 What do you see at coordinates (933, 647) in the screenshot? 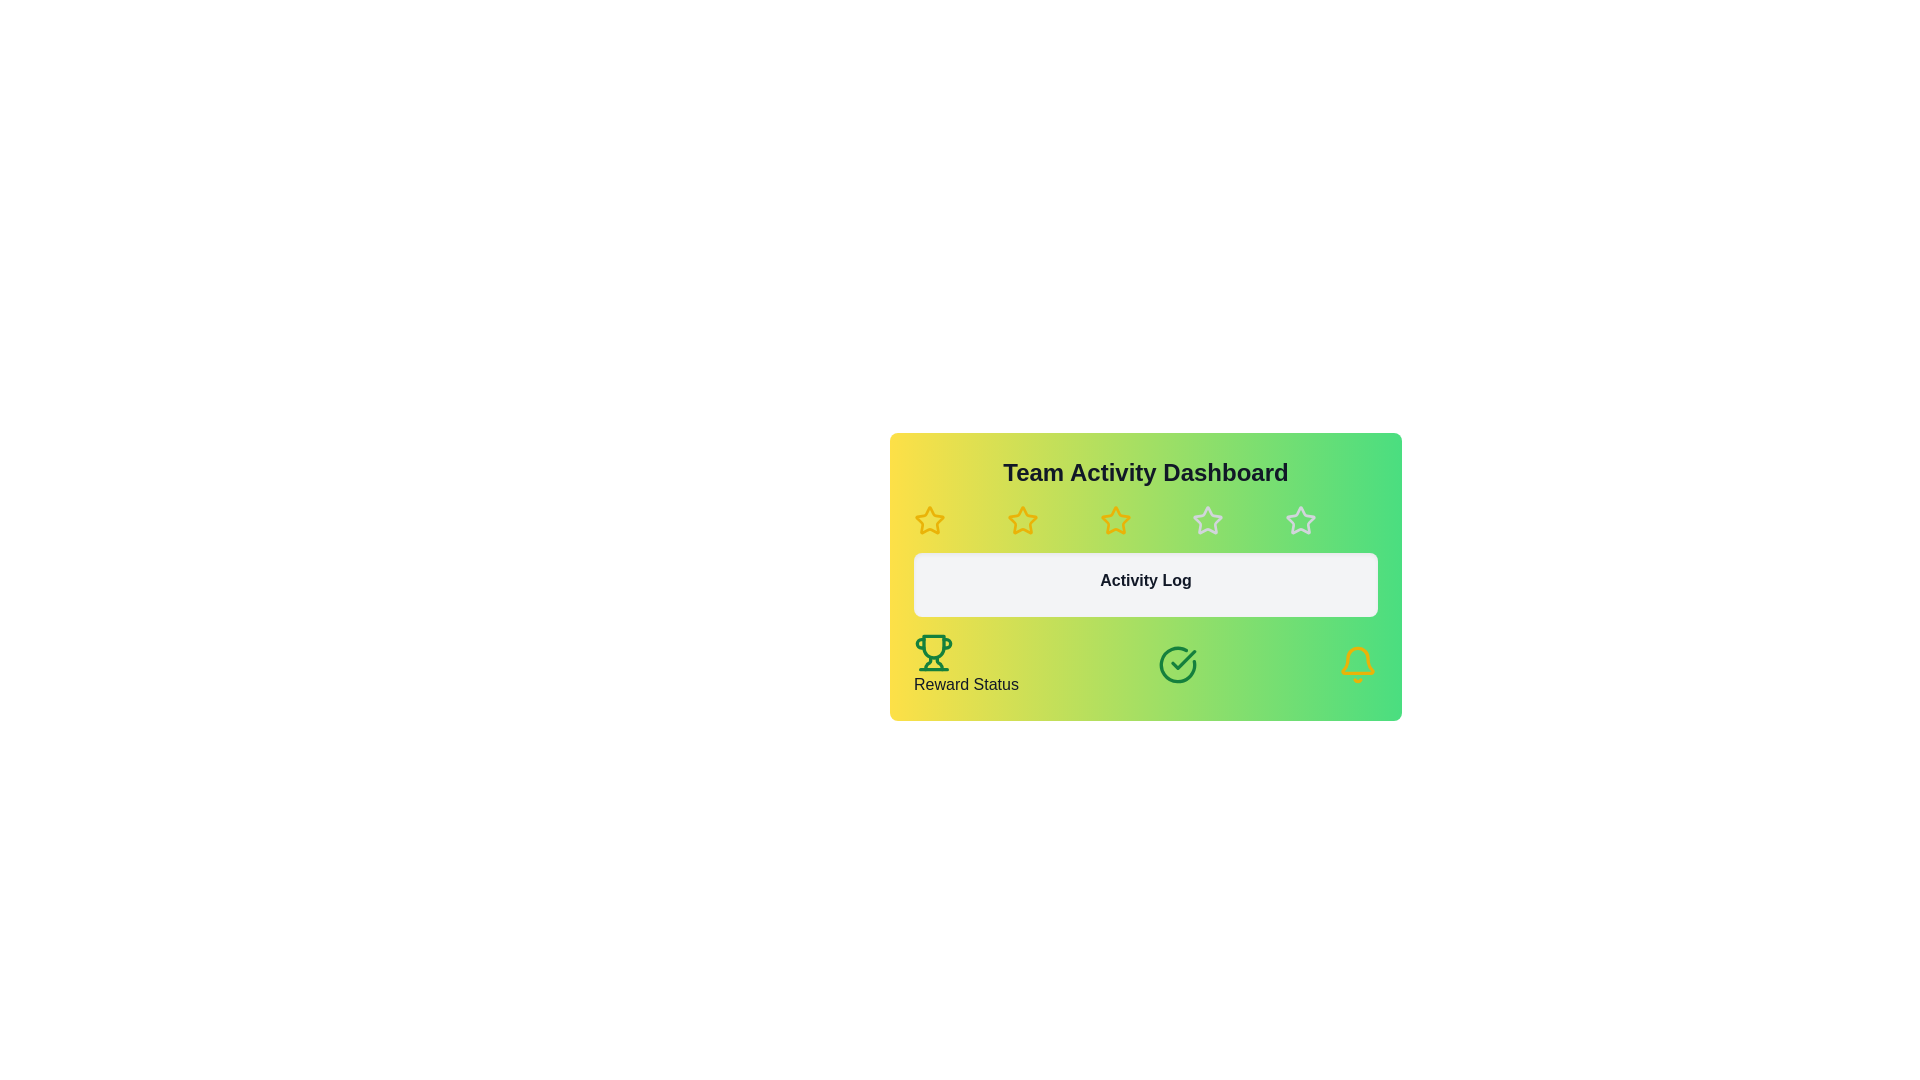
I see `the trophy icon located in the bottom-left corner of the 'Team Activity Dashboard', positioned near the 'Reward Status' label` at bounding box center [933, 647].